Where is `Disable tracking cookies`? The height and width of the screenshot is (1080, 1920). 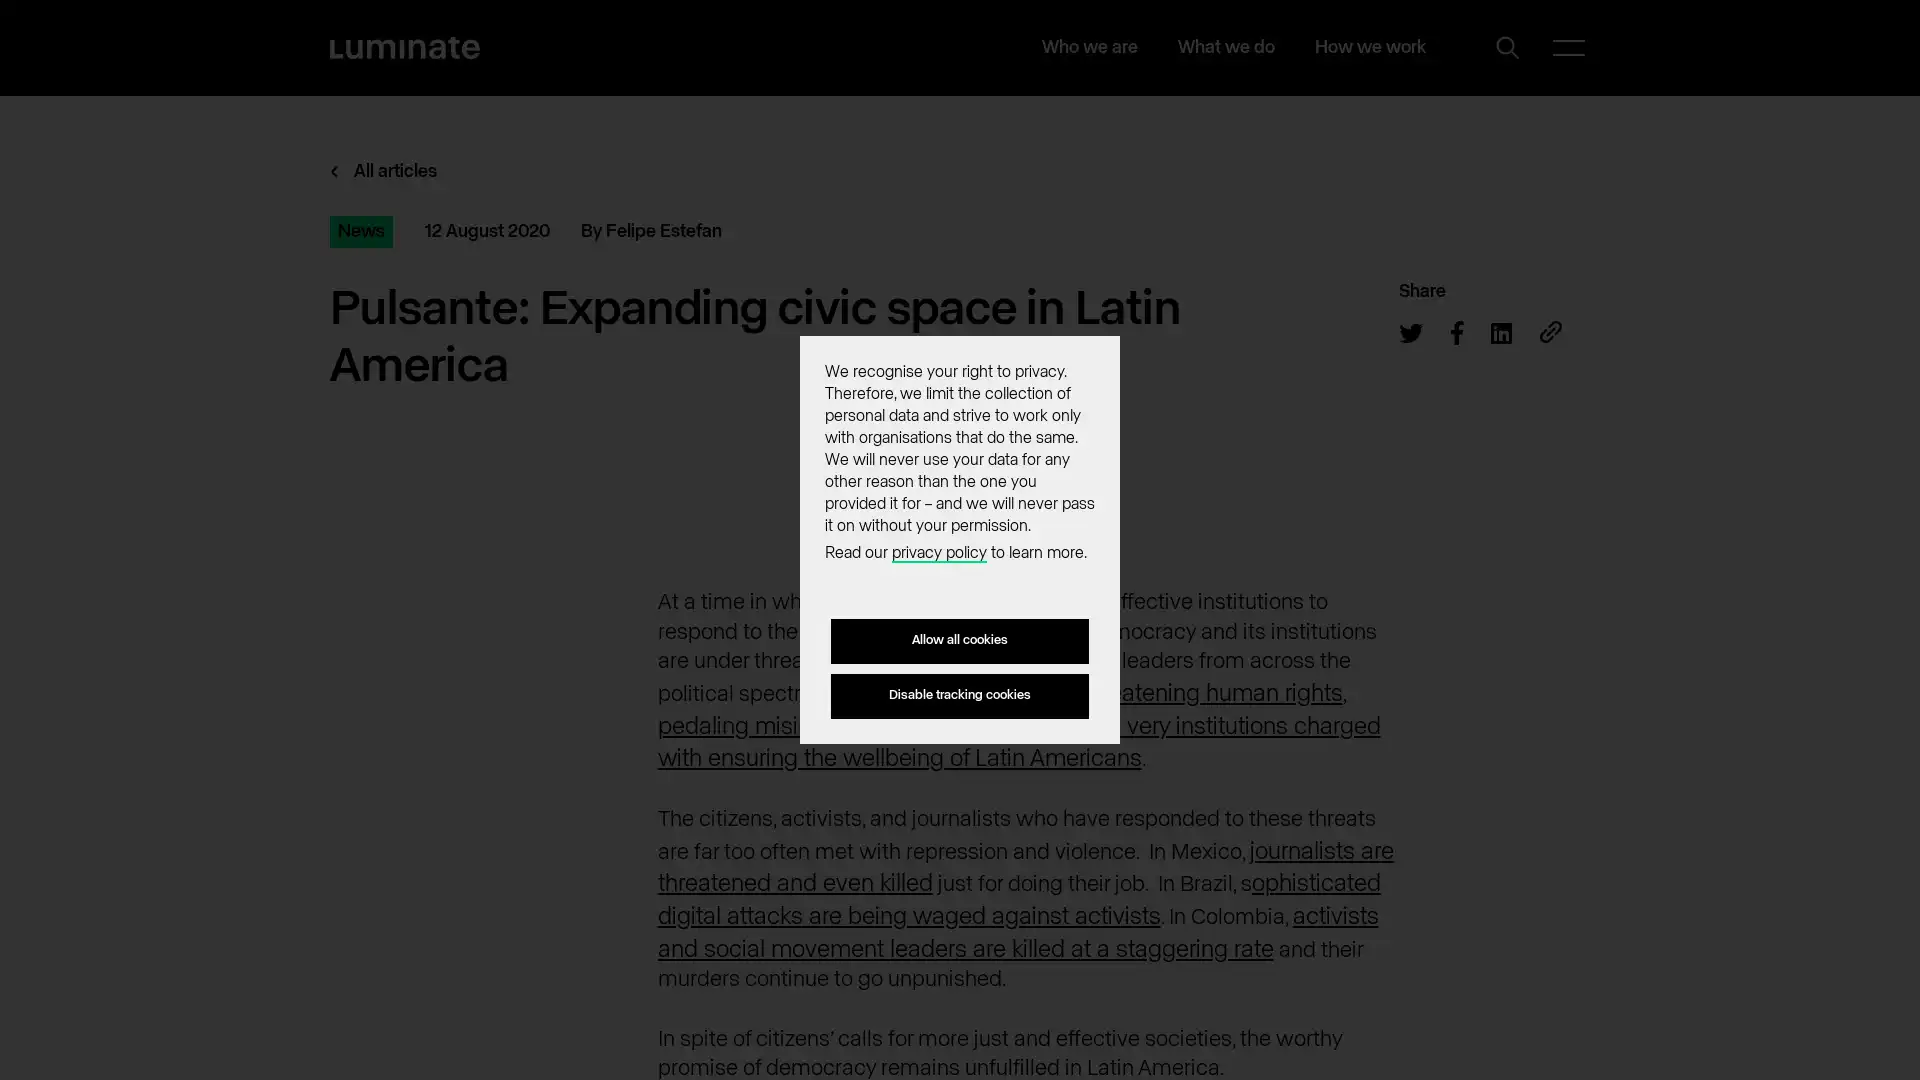 Disable tracking cookies is located at coordinates (960, 694).